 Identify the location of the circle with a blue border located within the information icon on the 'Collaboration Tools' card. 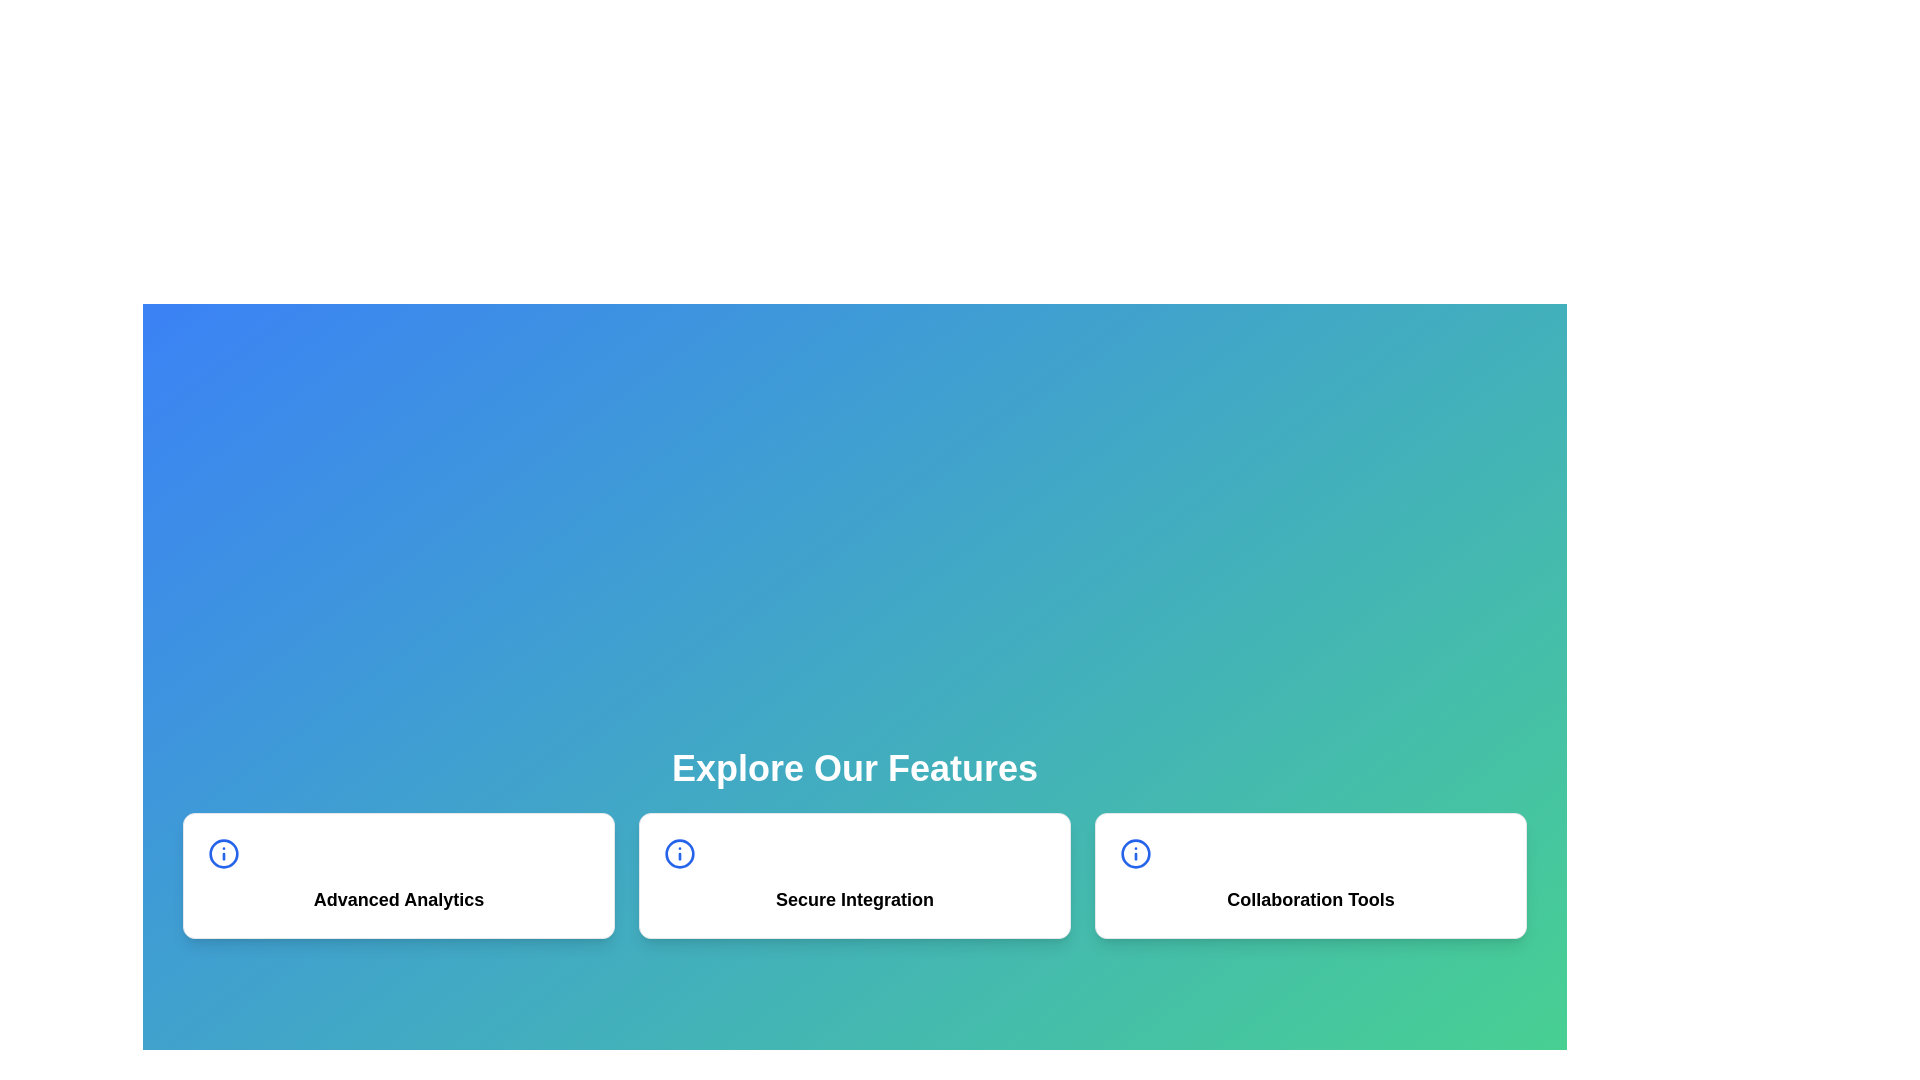
(1136, 853).